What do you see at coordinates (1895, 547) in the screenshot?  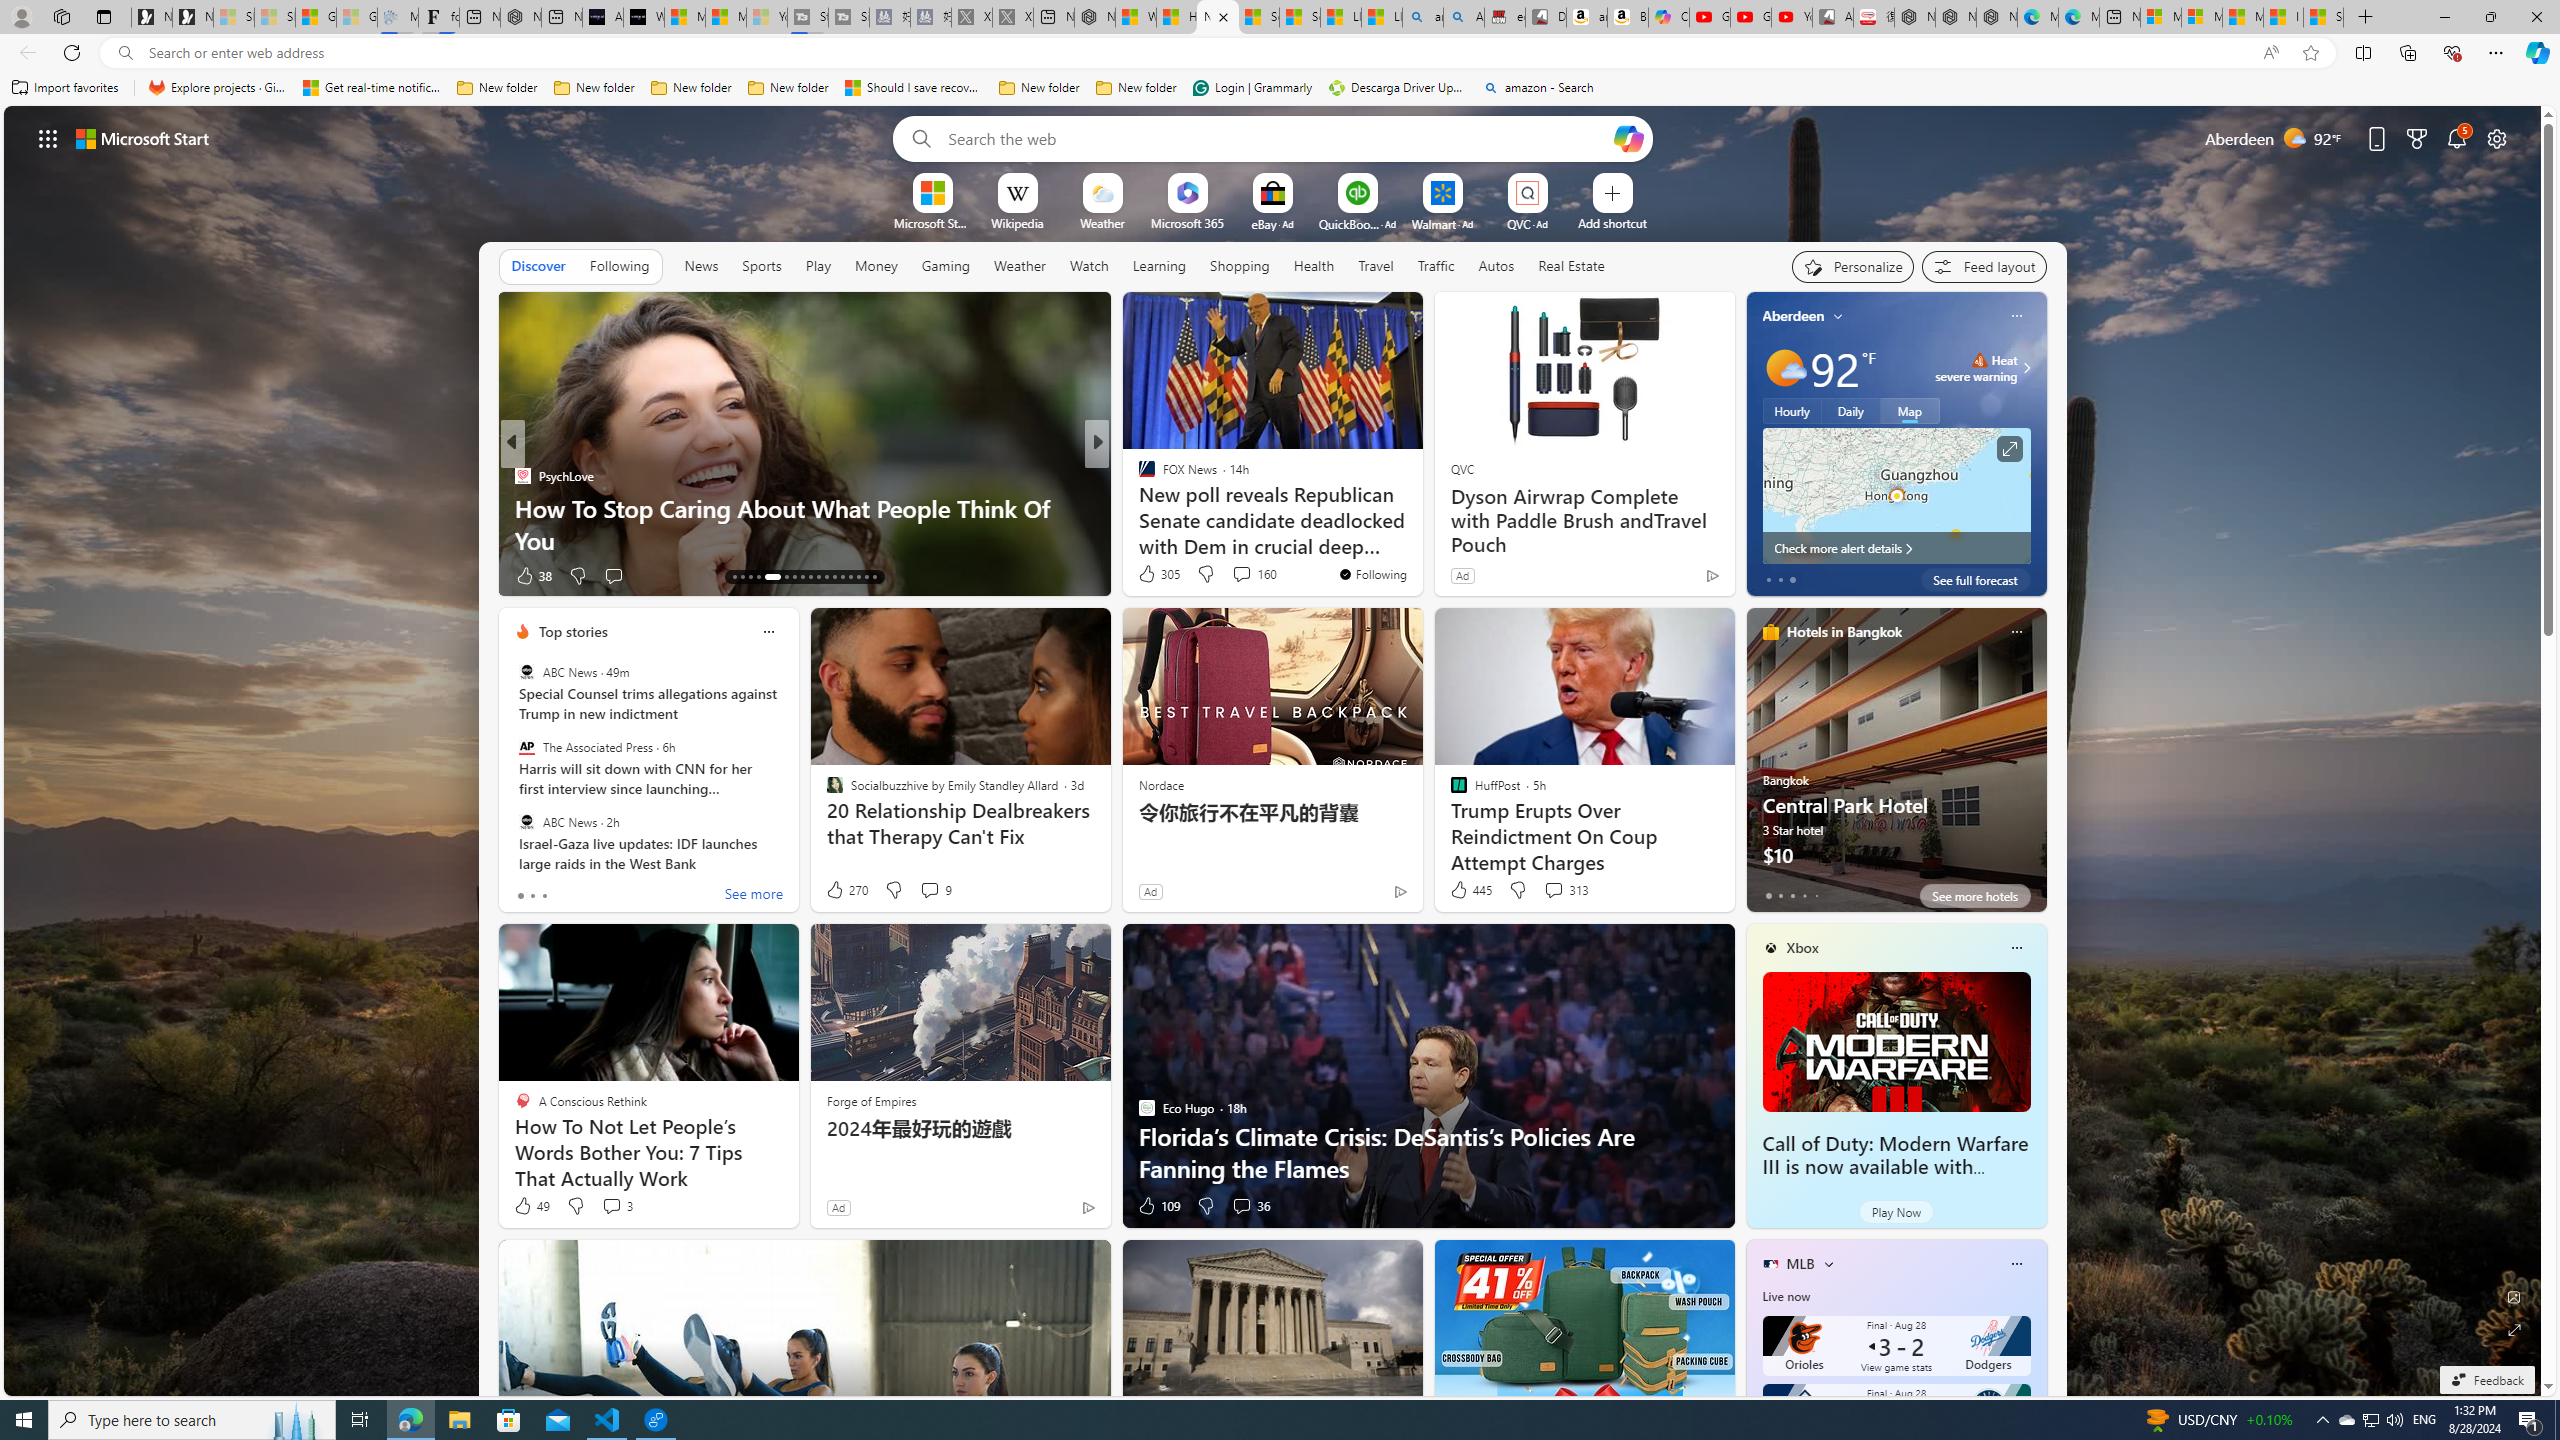 I see `'Check more alert details'` at bounding box center [1895, 547].